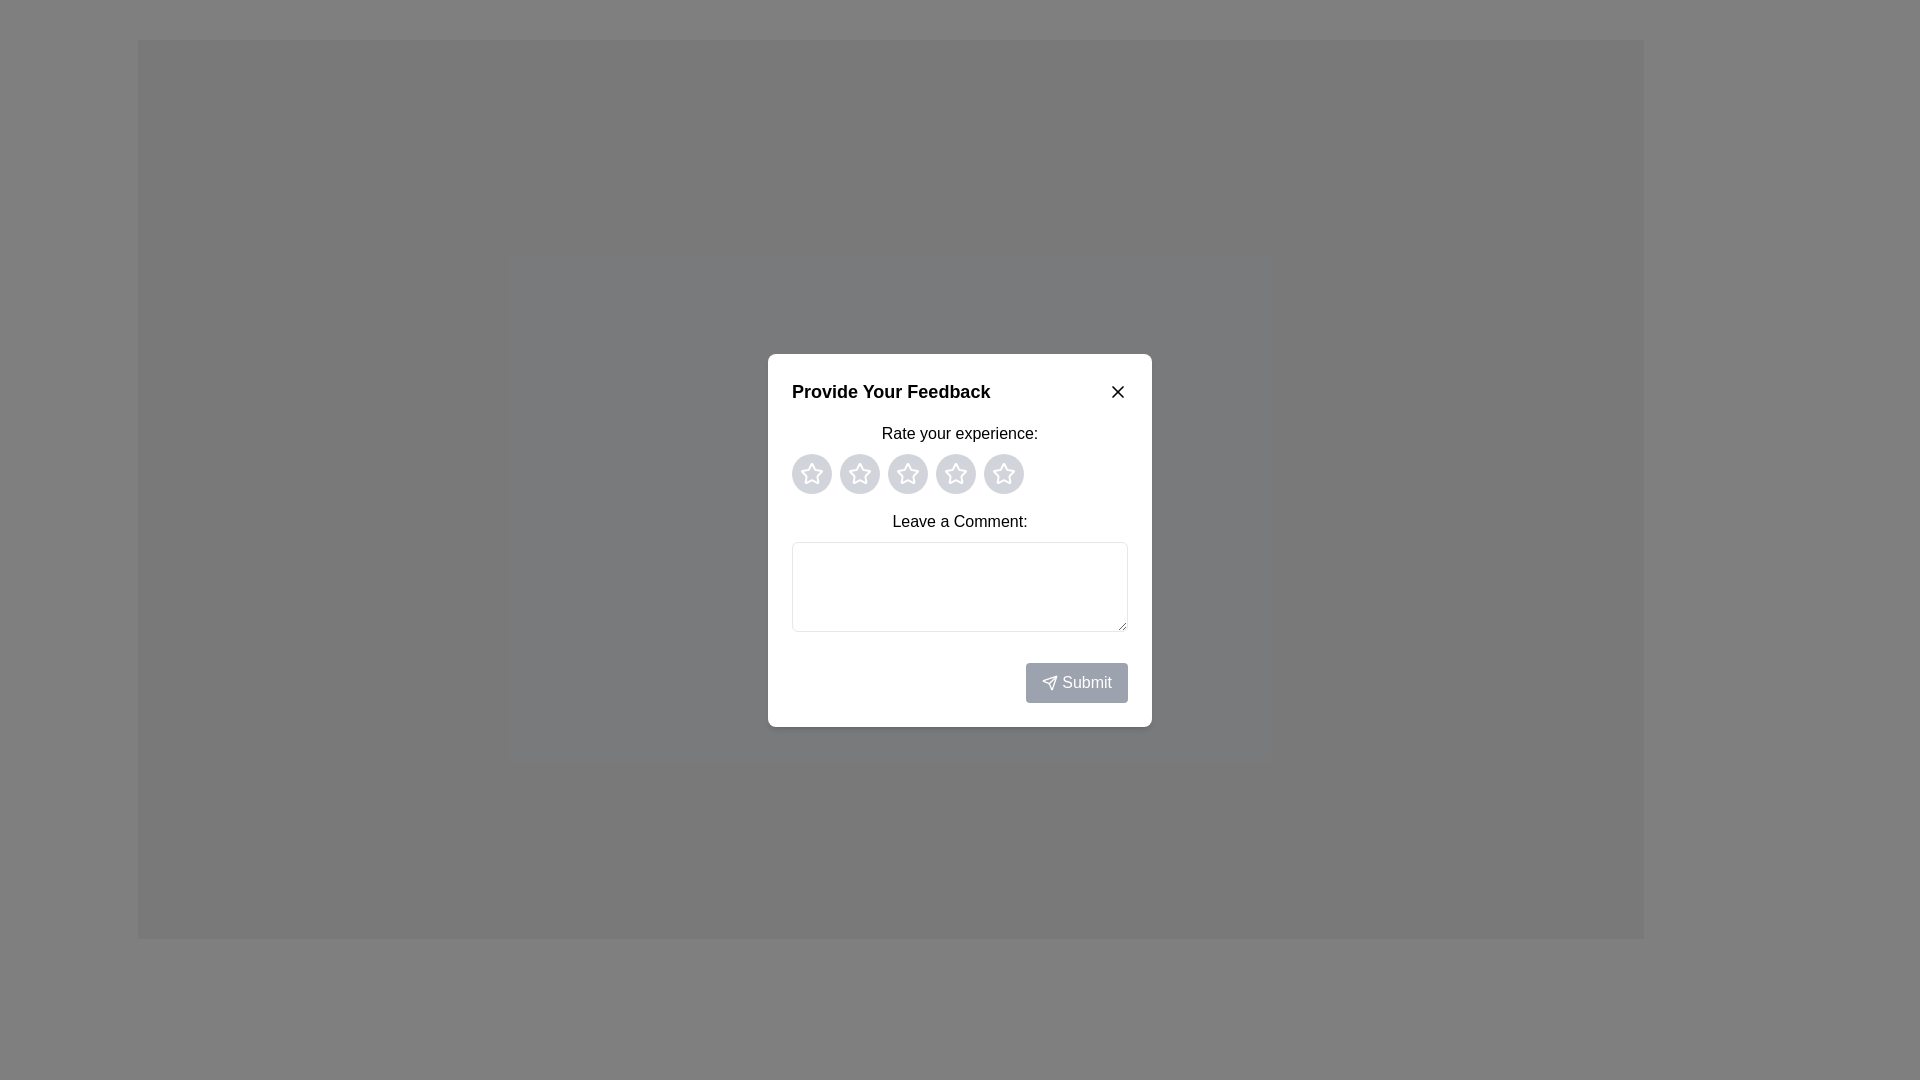  Describe the element at coordinates (906, 473) in the screenshot. I see `the second star icon, which is white filled with a gray border, to provide a rating in the feedback dialog box` at that location.